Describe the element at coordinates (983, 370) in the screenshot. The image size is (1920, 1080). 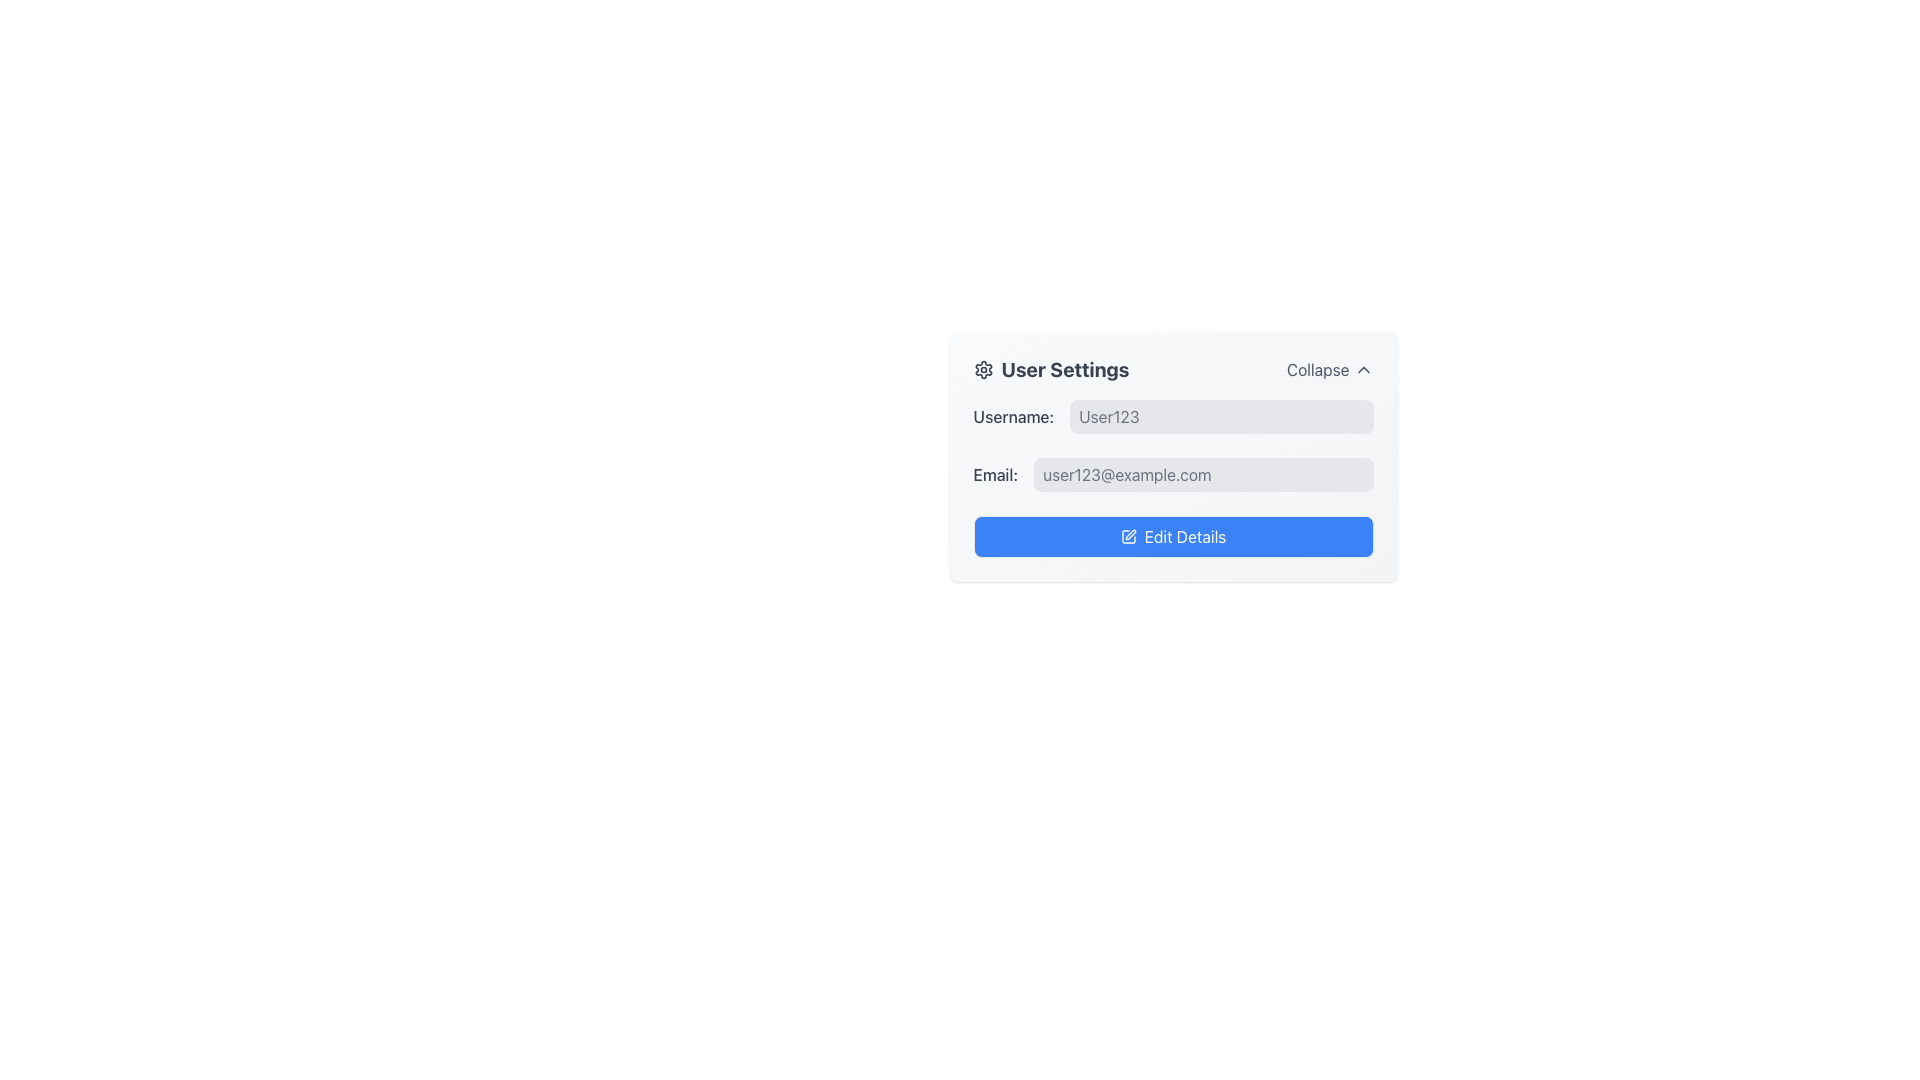
I see `the 'User Settings' icon located at the top-left corner of the settings panel, to the left of the text 'User Settings'` at that location.